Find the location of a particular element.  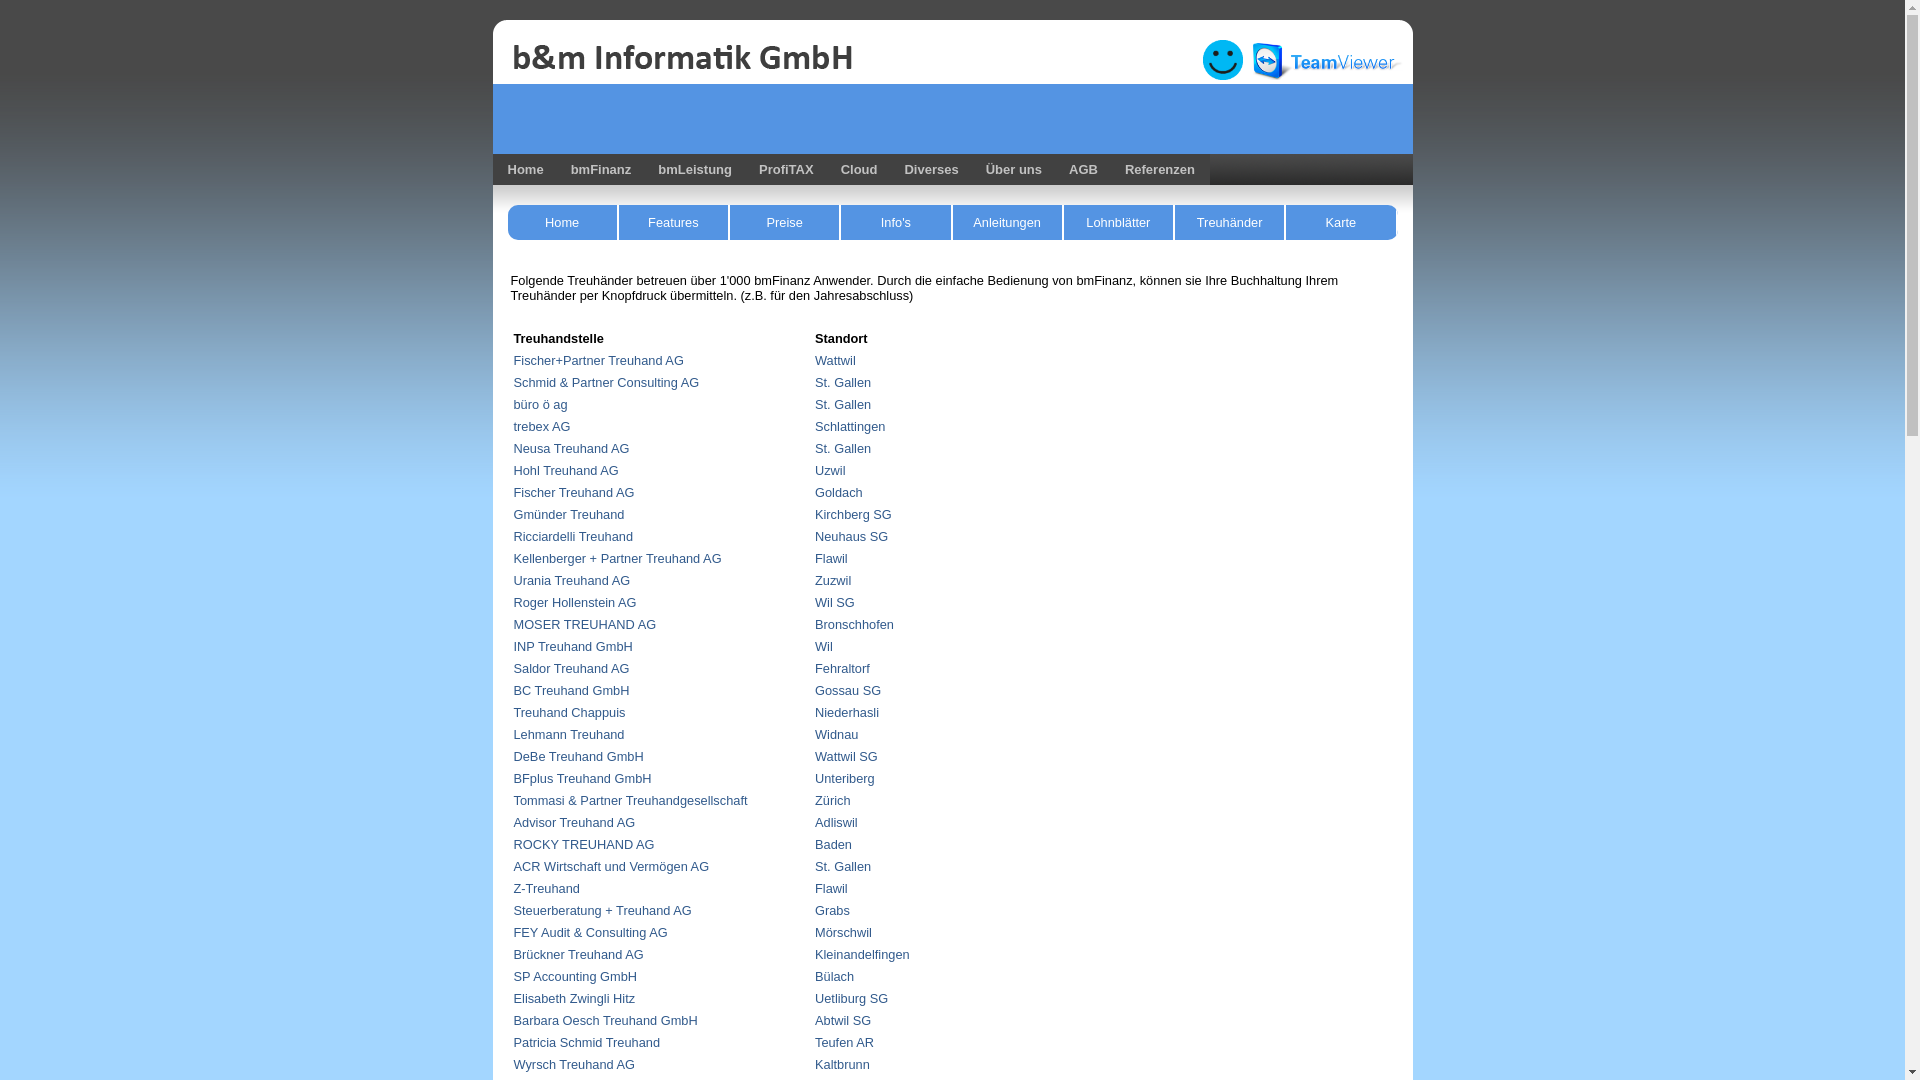

'Treuhand Chappuis' is located at coordinates (513, 711).